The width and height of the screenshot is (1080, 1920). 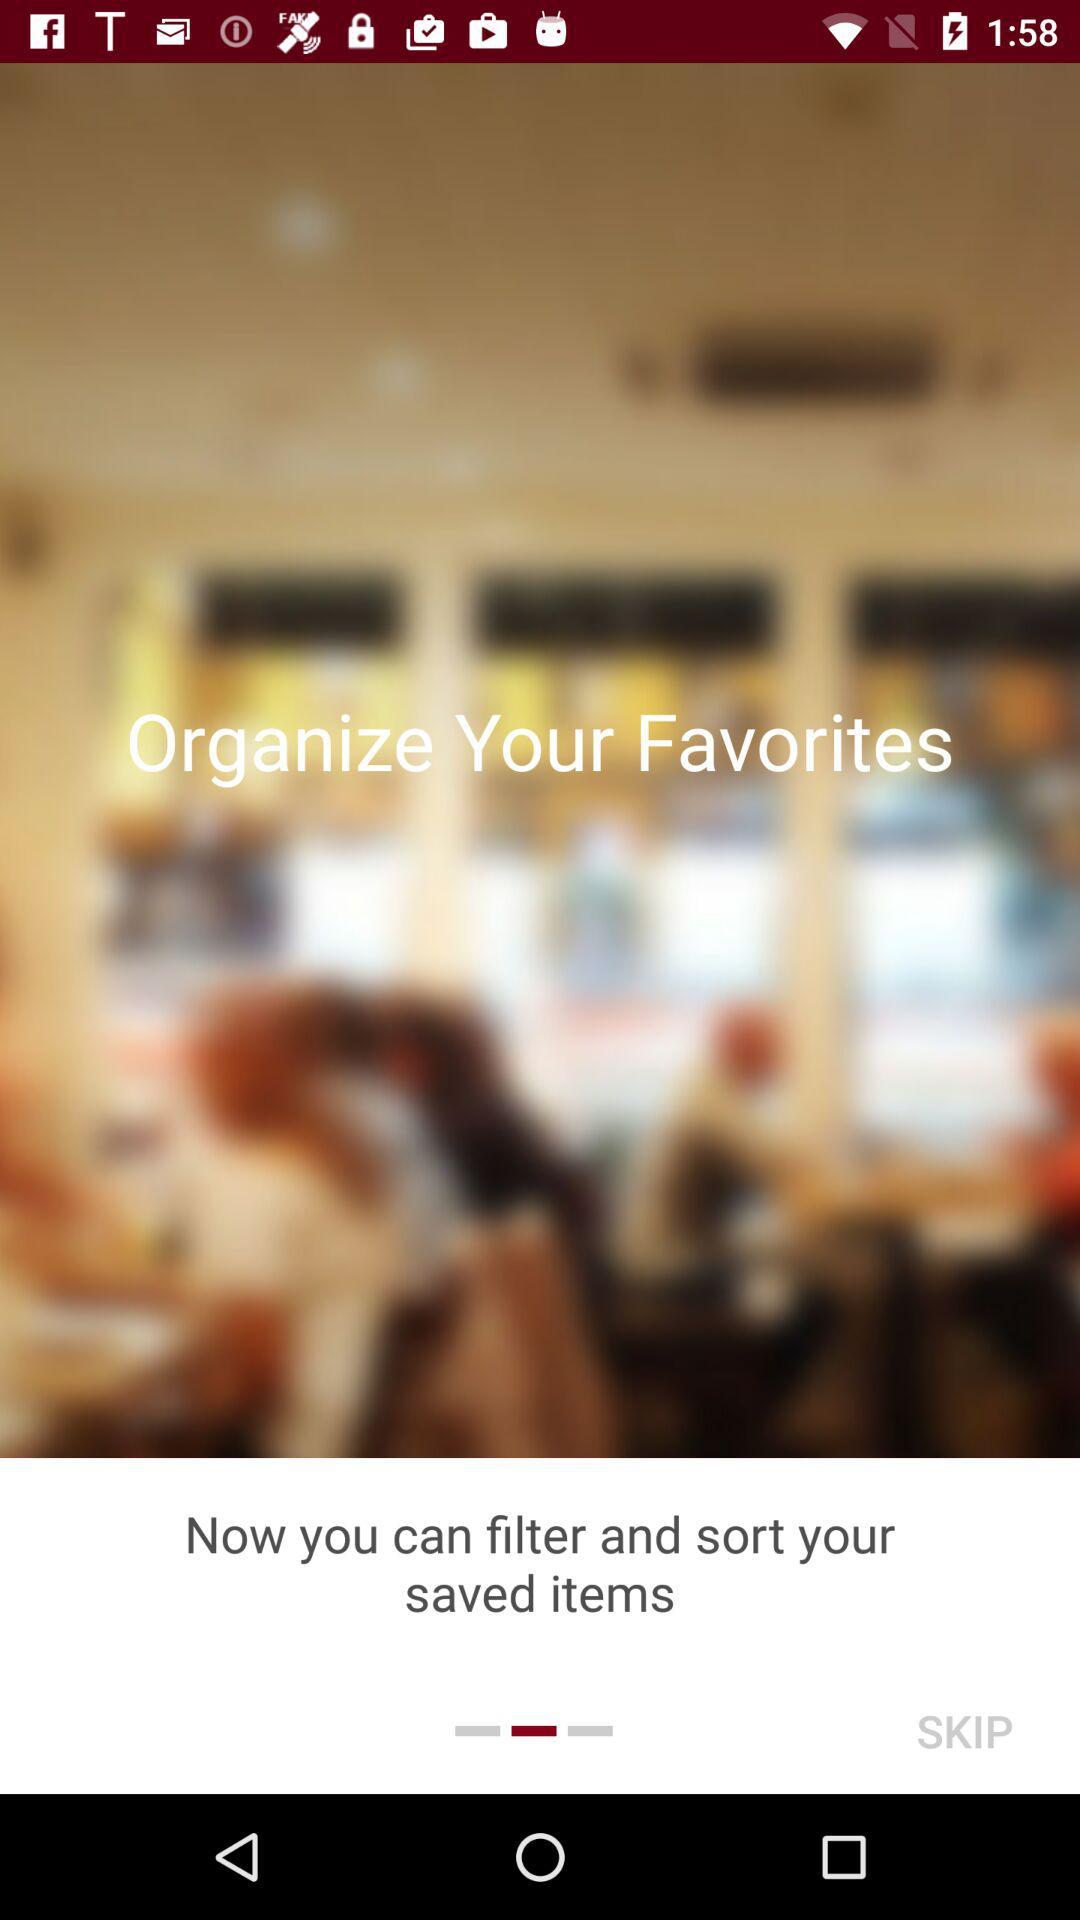 I want to click on the item below the now you can item, so click(x=963, y=1730).